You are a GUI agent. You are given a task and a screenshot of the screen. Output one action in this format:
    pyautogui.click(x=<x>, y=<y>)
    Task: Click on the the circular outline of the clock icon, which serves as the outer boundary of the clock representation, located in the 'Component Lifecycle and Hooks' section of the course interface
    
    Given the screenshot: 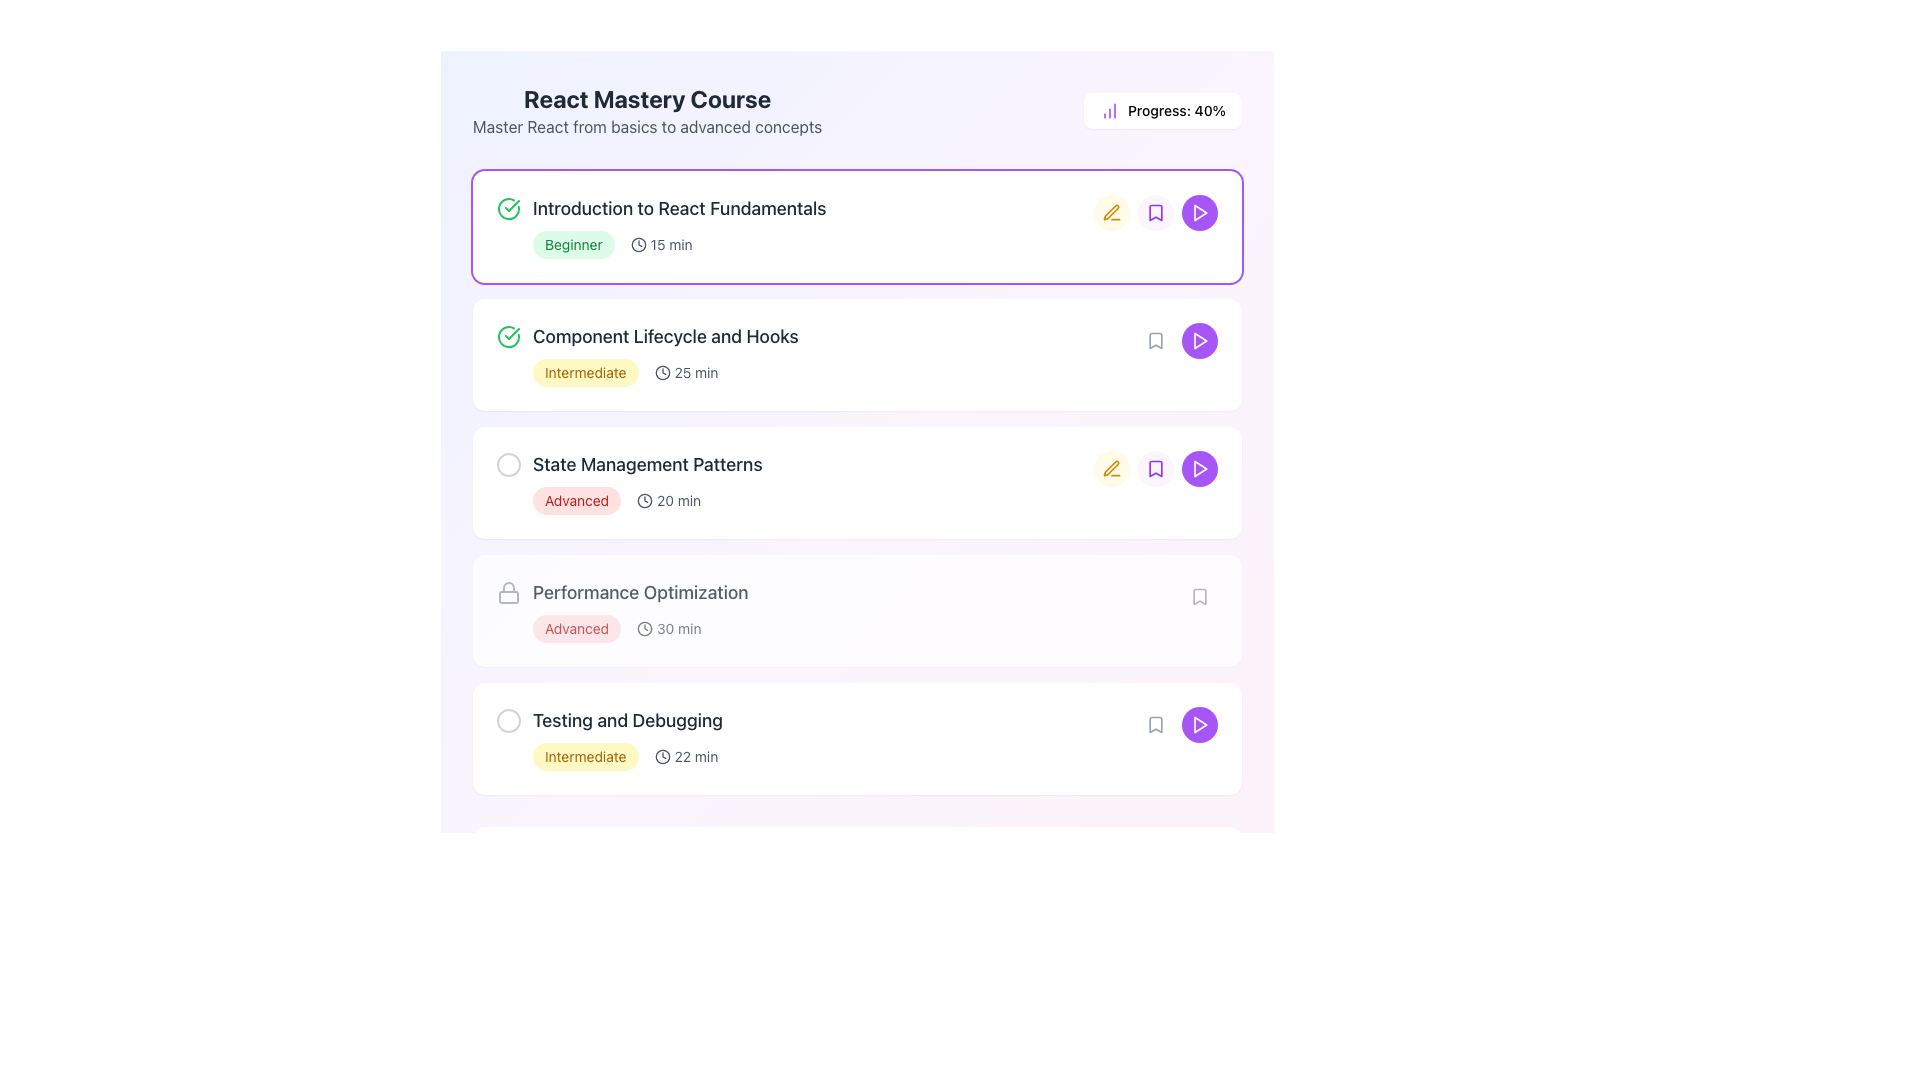 What is the action you would take?
    pyautogui.click(x=662, y=373)
    